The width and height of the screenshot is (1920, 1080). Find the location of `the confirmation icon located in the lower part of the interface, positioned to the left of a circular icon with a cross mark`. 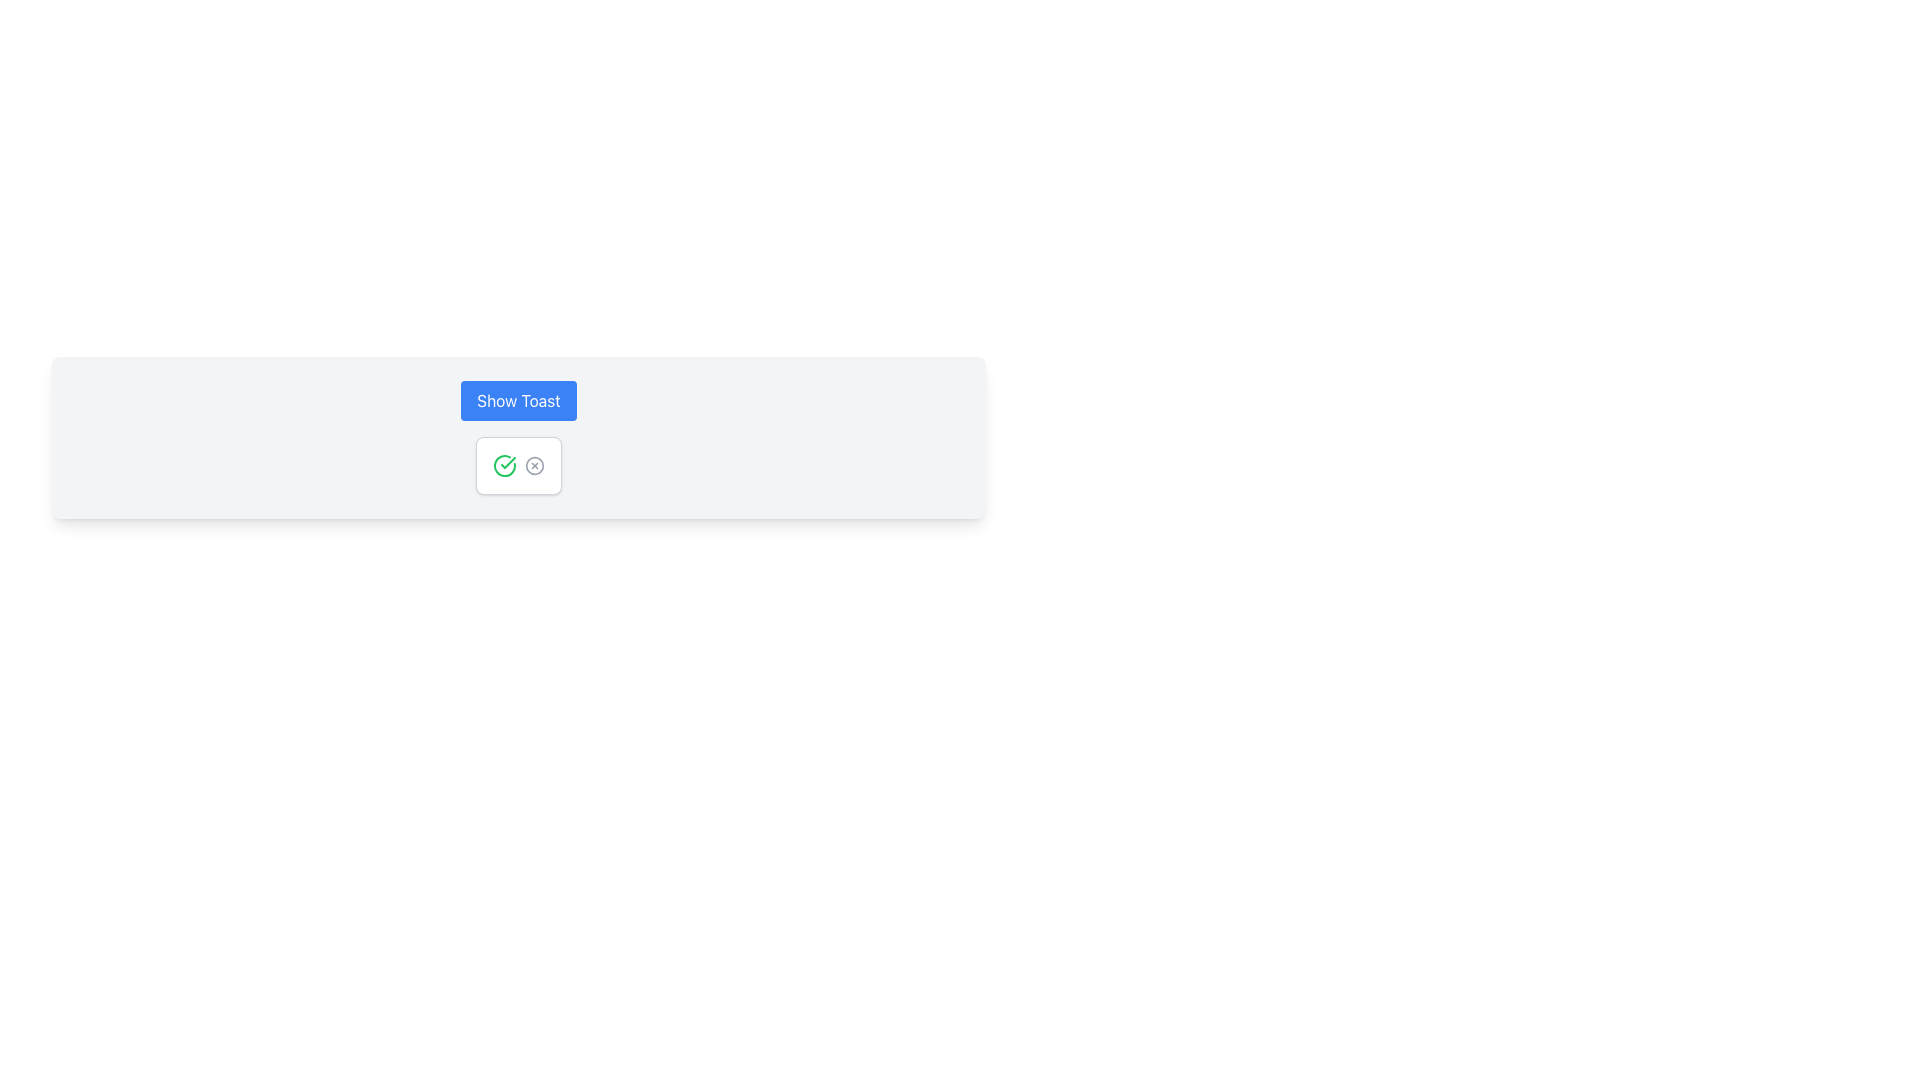

the confirmation icon located in the lower part of the interface, positioned to the left of a circular icon with a cross mark is located at coordinates (508, 462).